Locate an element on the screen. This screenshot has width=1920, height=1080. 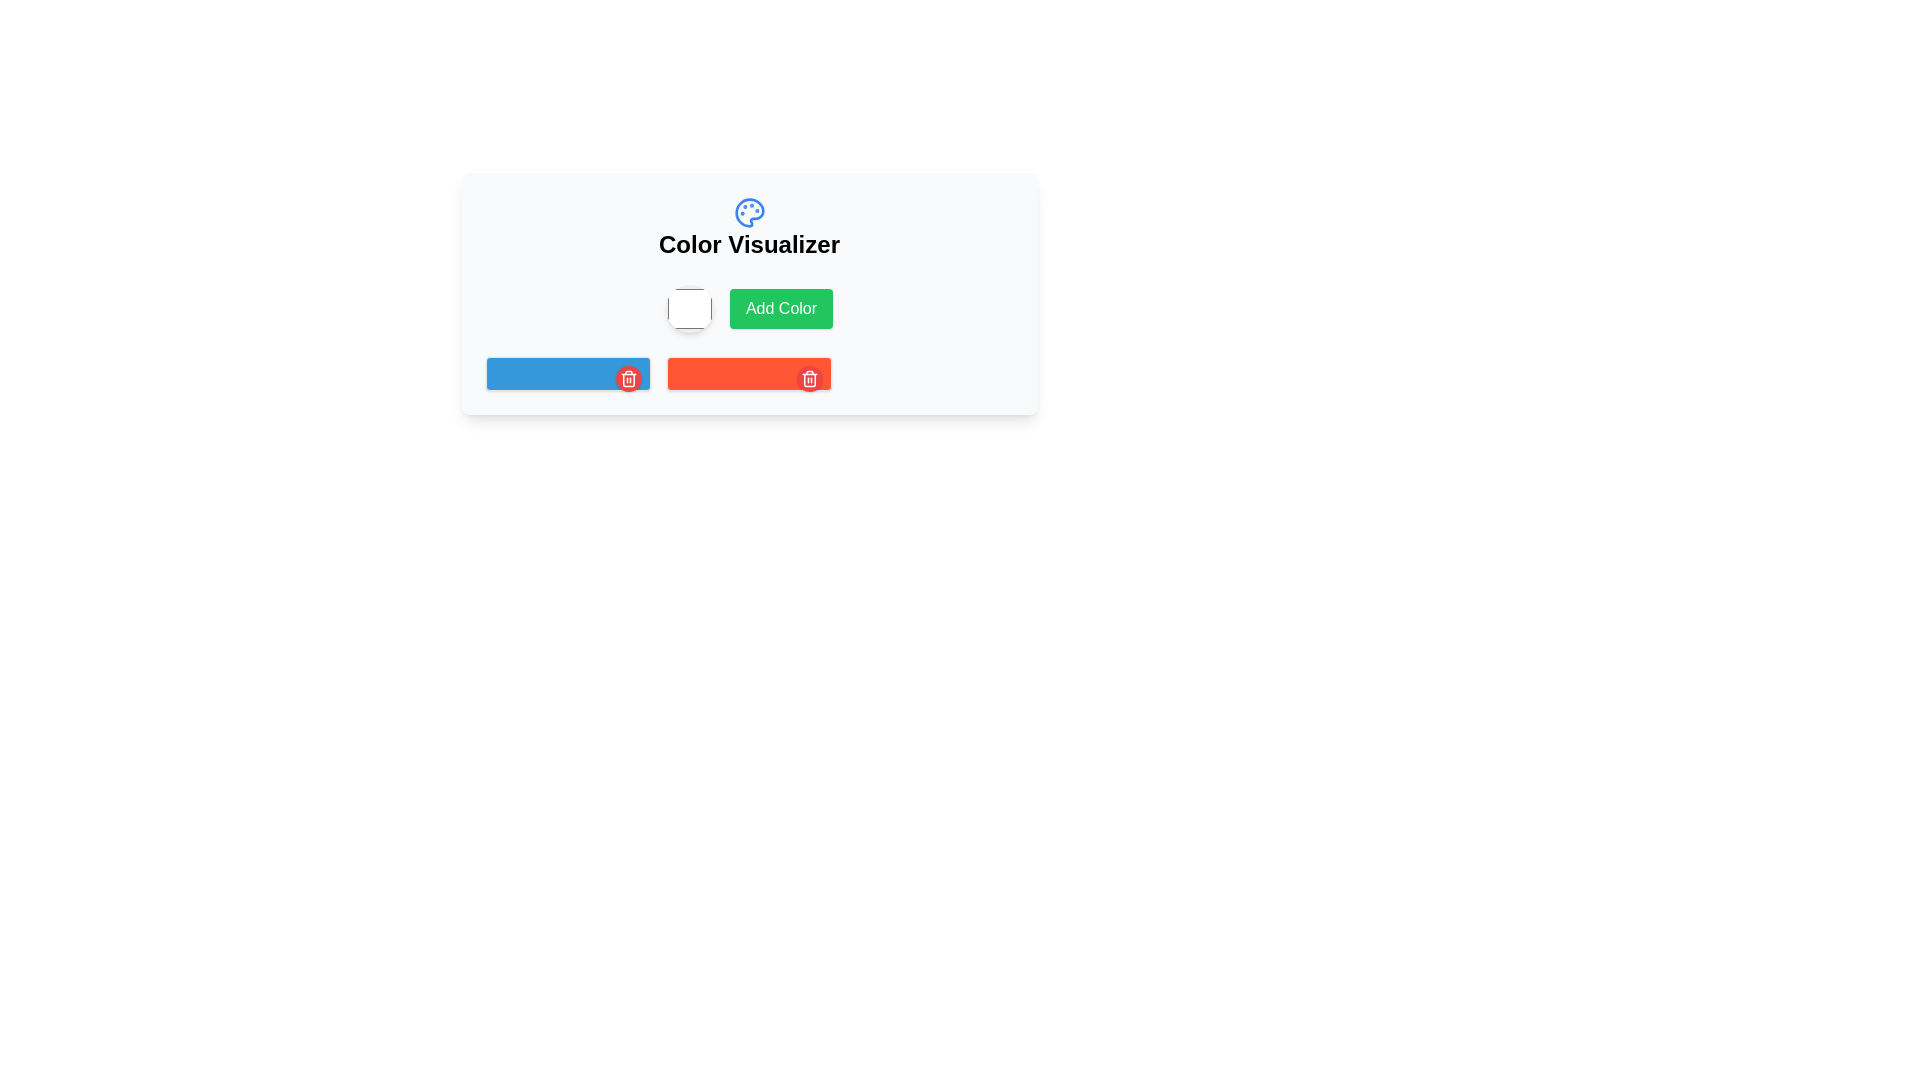
the trash bin icon with a red circular background is located at coordinates (627, 378).